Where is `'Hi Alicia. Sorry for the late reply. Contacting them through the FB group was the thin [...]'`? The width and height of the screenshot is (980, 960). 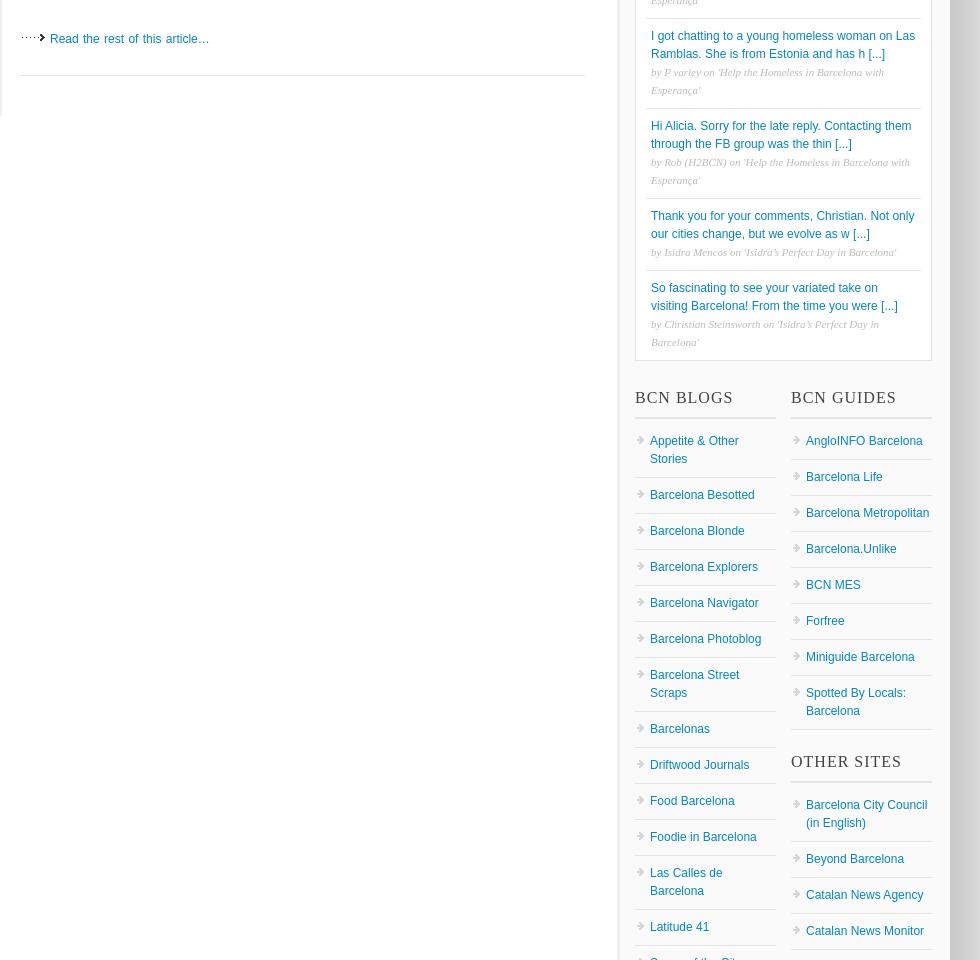
'Hi Alicia. Sorry for the late reply. Contacting them through the FB group was the thin [...]' is located at coordinates (780, 133).